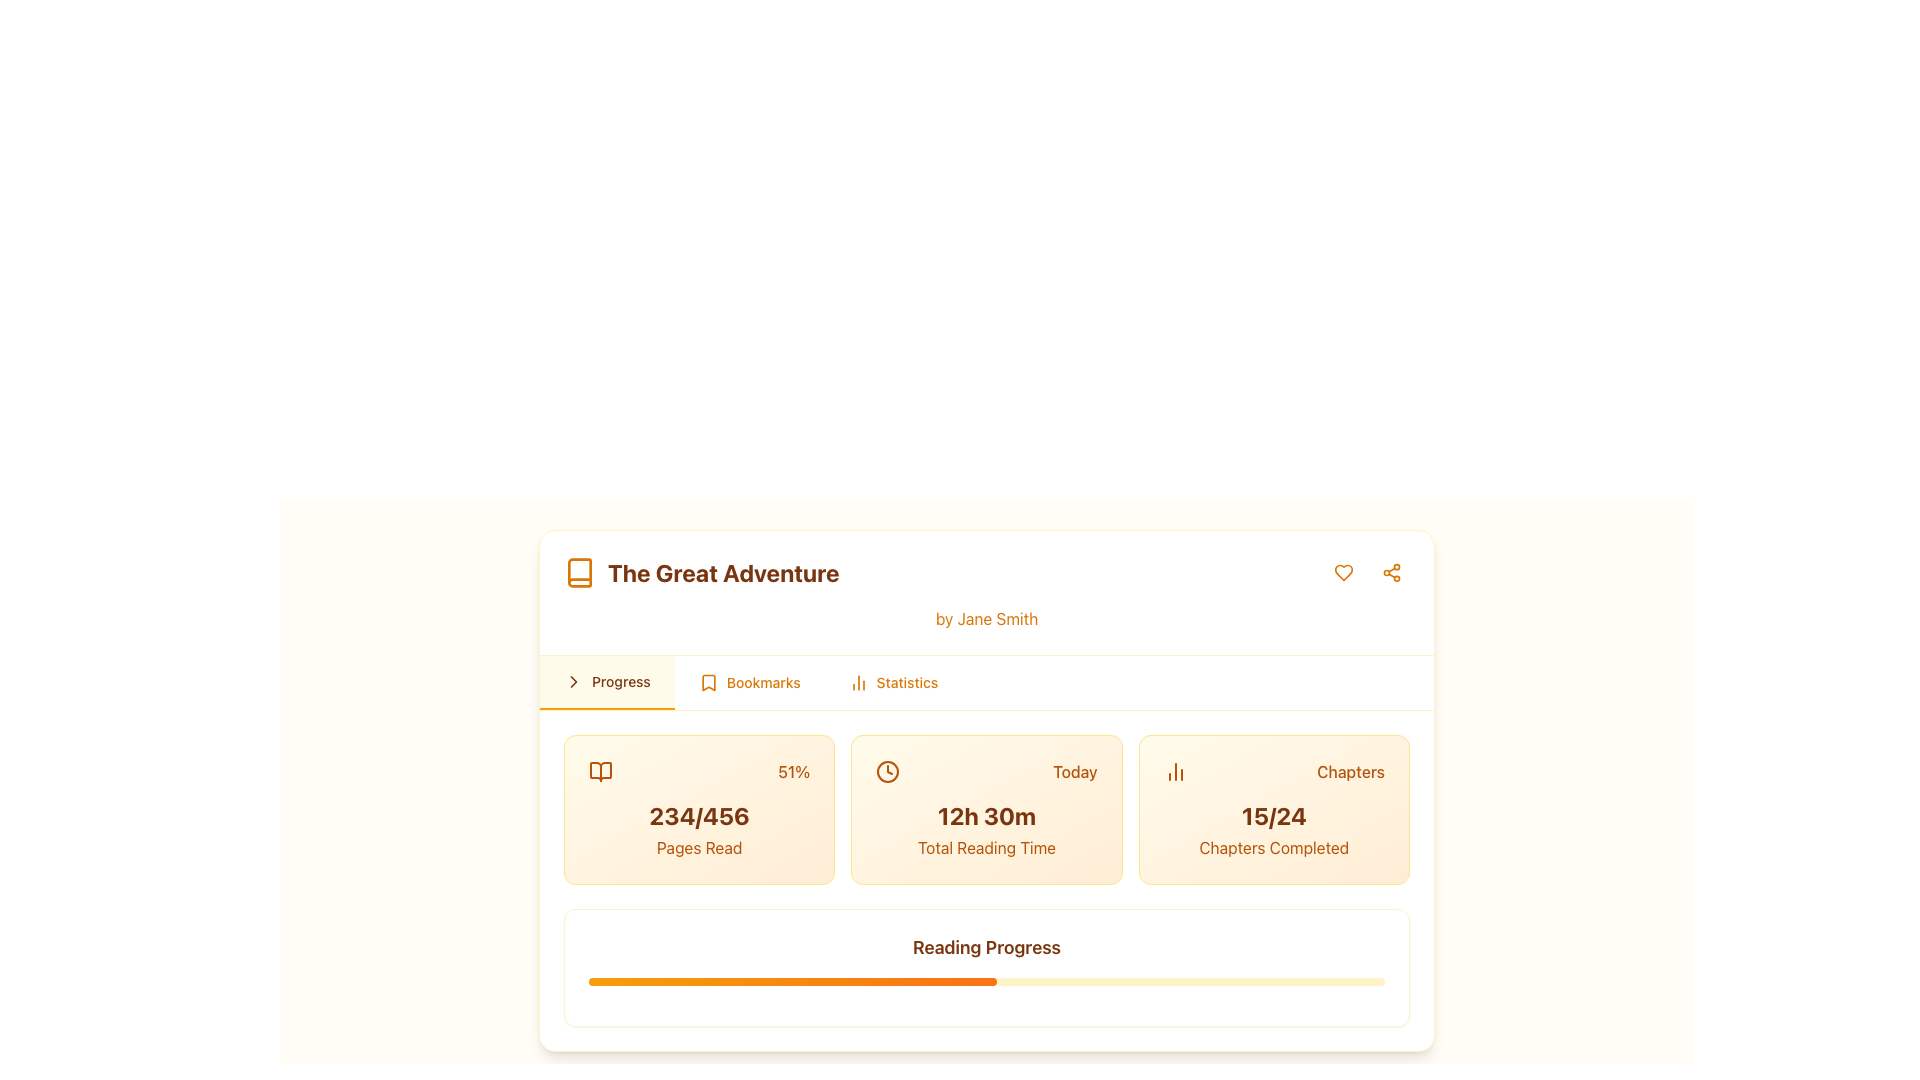 The height and width of the screenshot is (1080, 1920). What do you see at coordinates (987, 981) in the screenshot?
I see `the Progress Bar located under the 'Reading Progress' text` at bounding box center [987, 981].